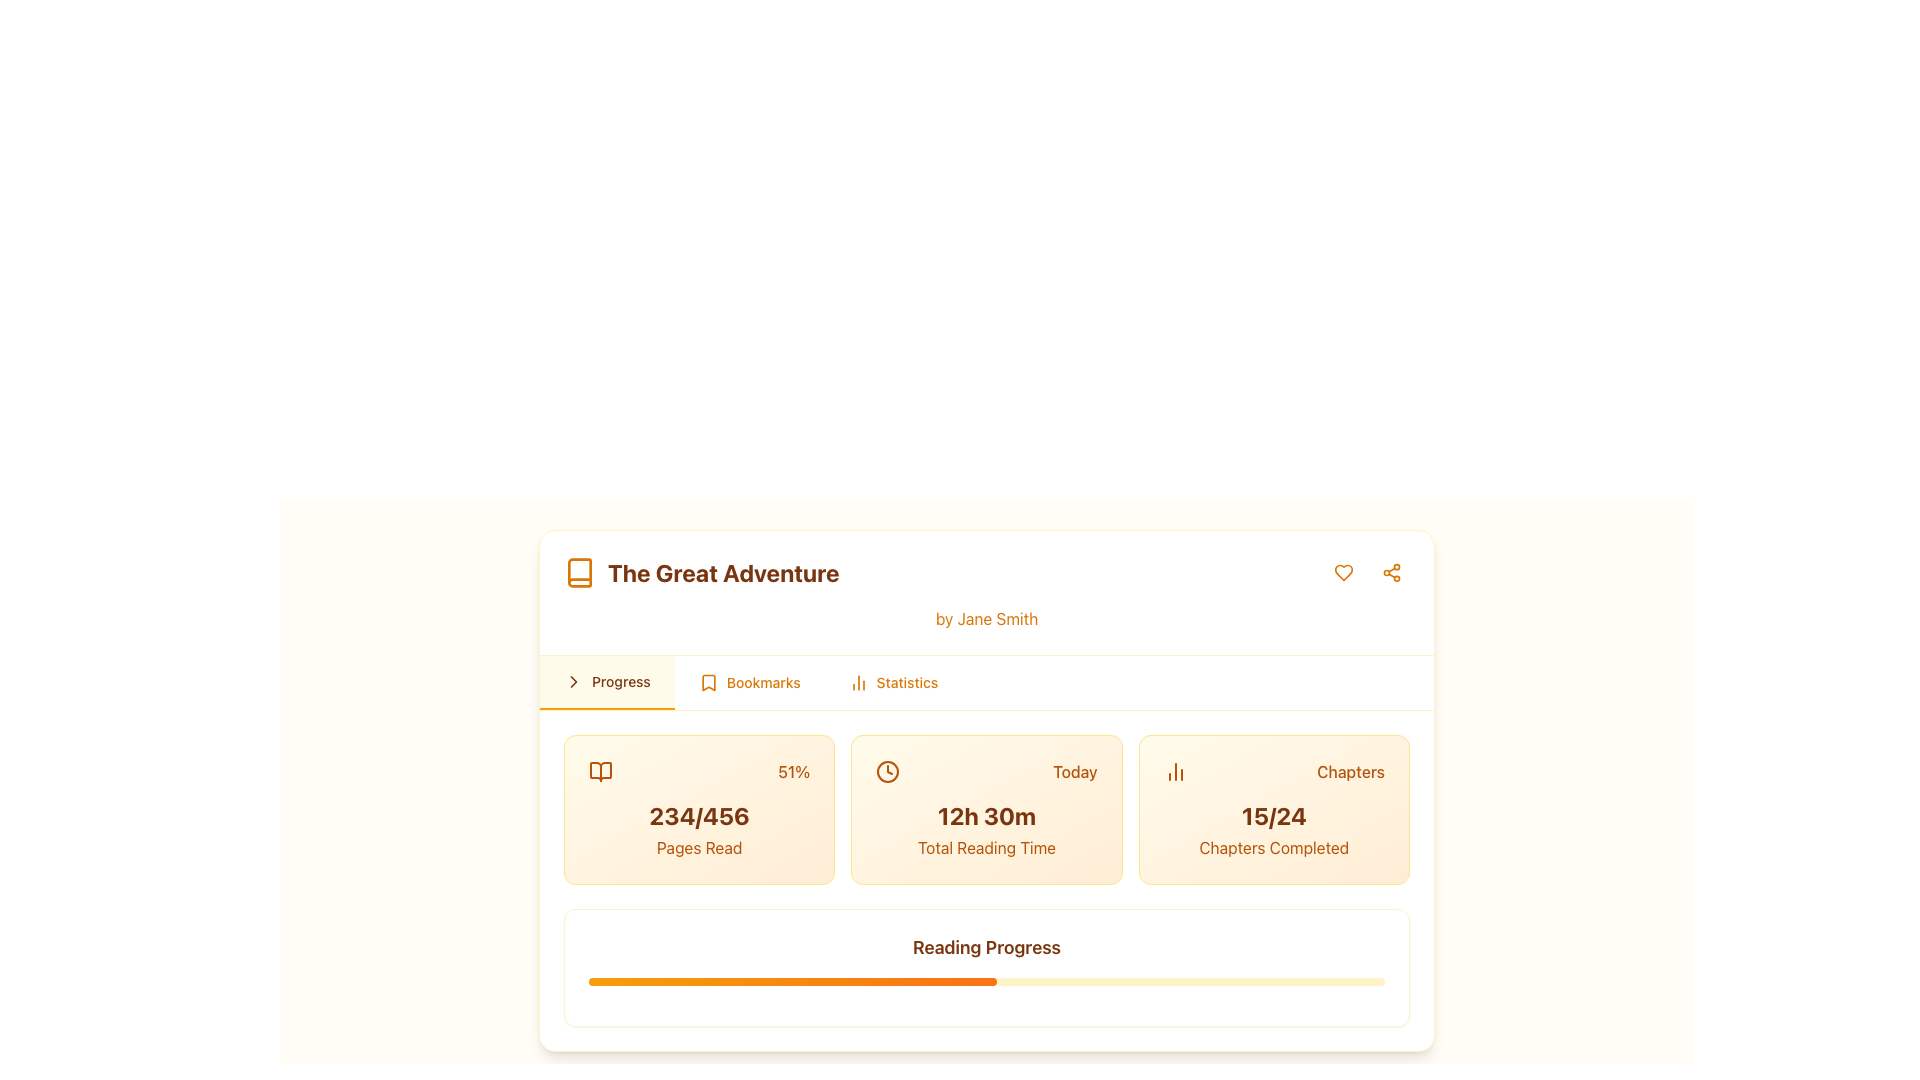 The height and width of the screenshot is (1080, 1920). What do you see at coordinates (987, 981) in the screenshot?
I see `the Progress Bar located under the 'Reading Progress' text` at bounding box center [987, 981].